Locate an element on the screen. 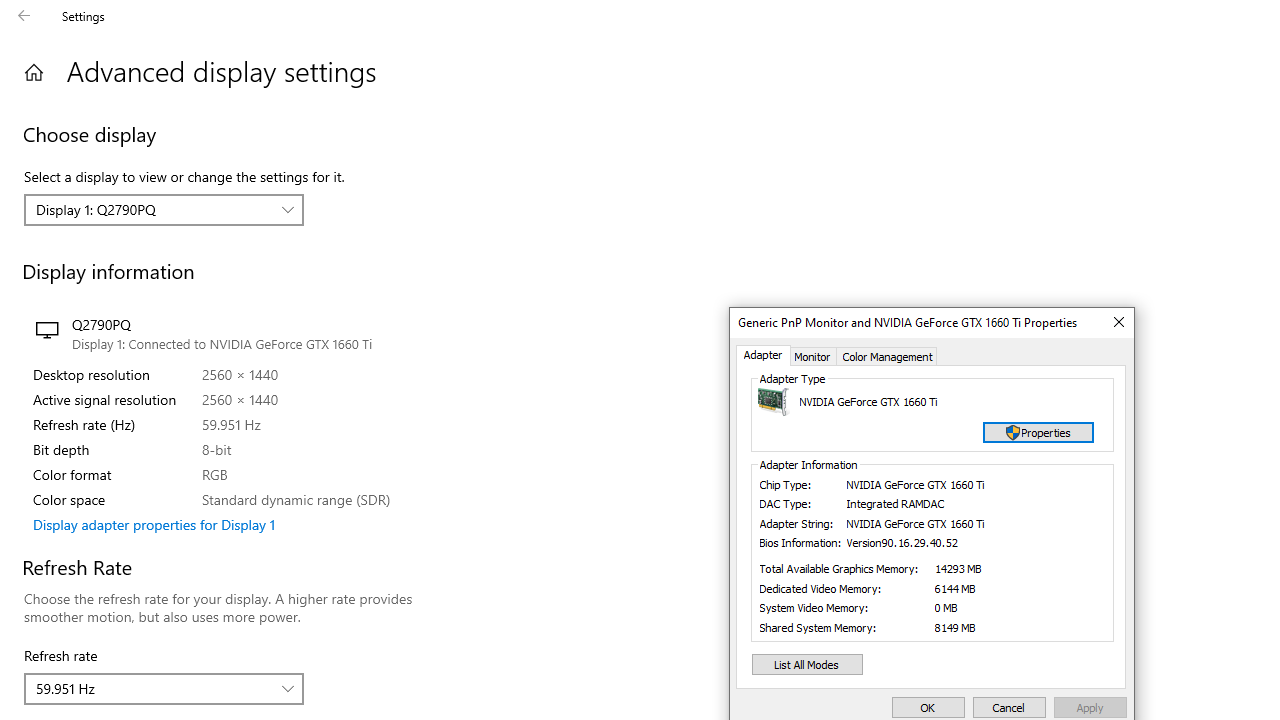 The height and width of the screenshot is (720, 1280). 'List All Modes' is located at coordinates (807, 664).